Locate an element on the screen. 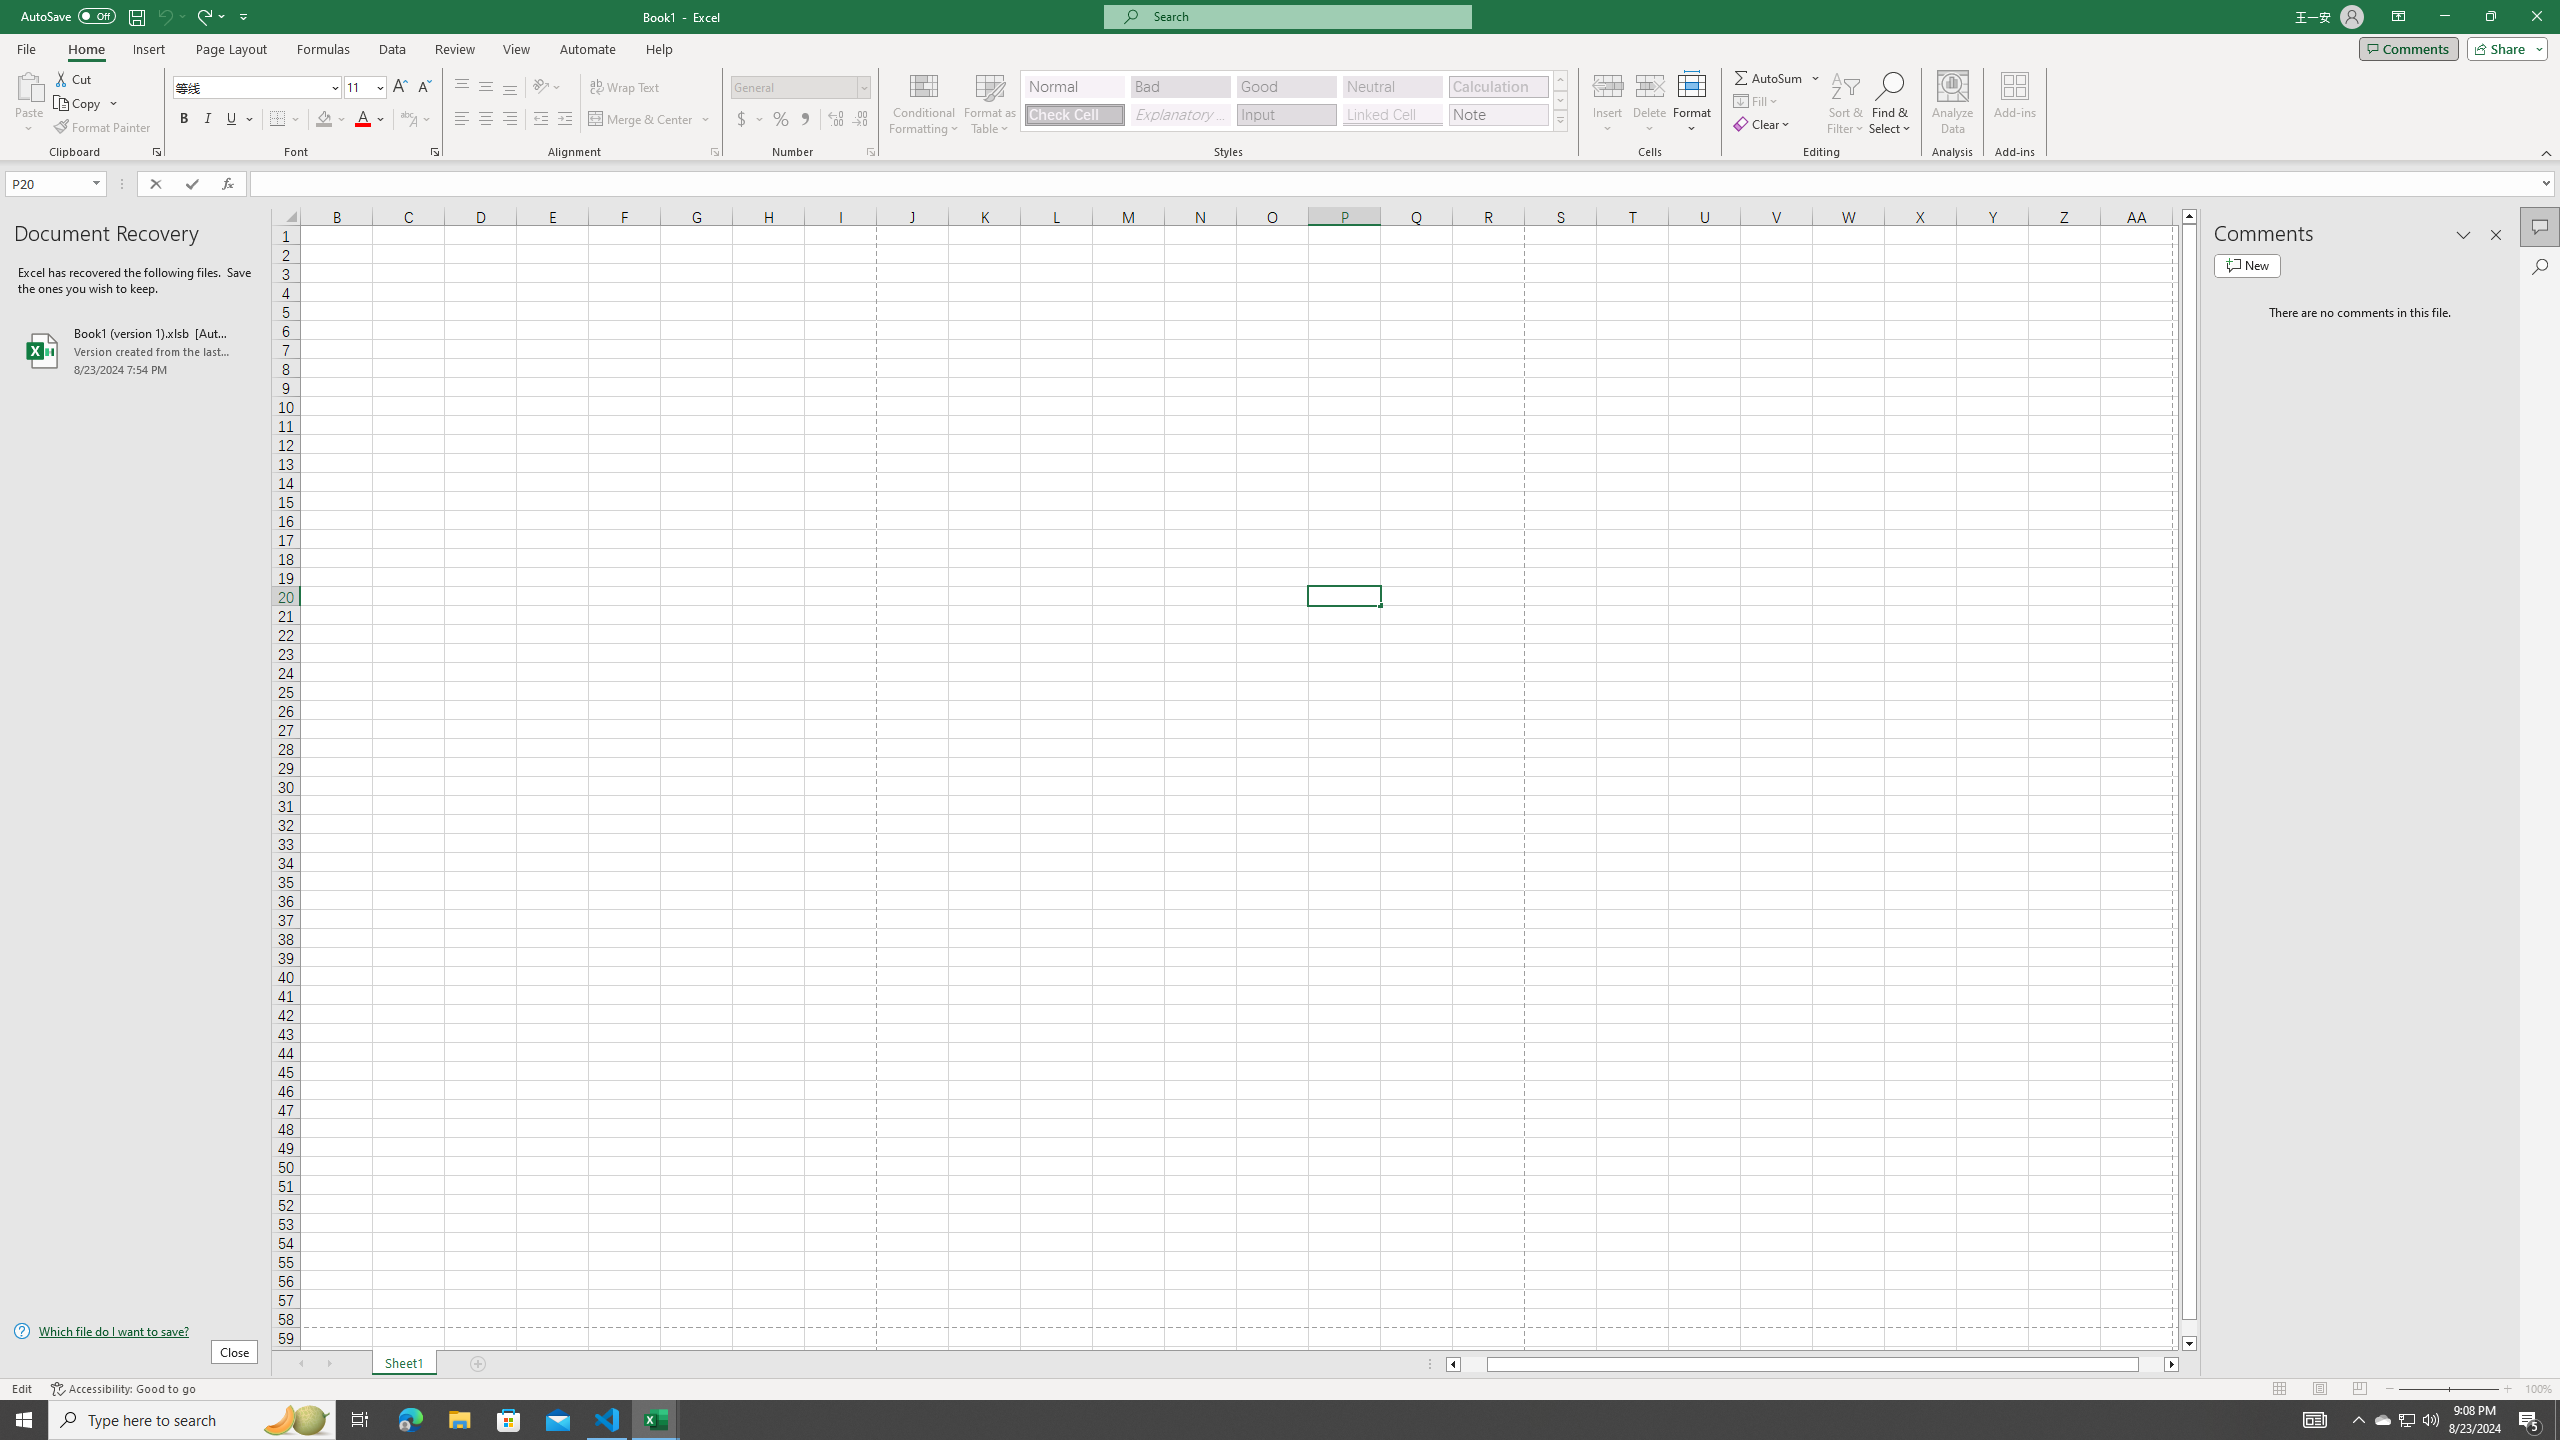  'Fill' is located at coordinates (1756, 99).